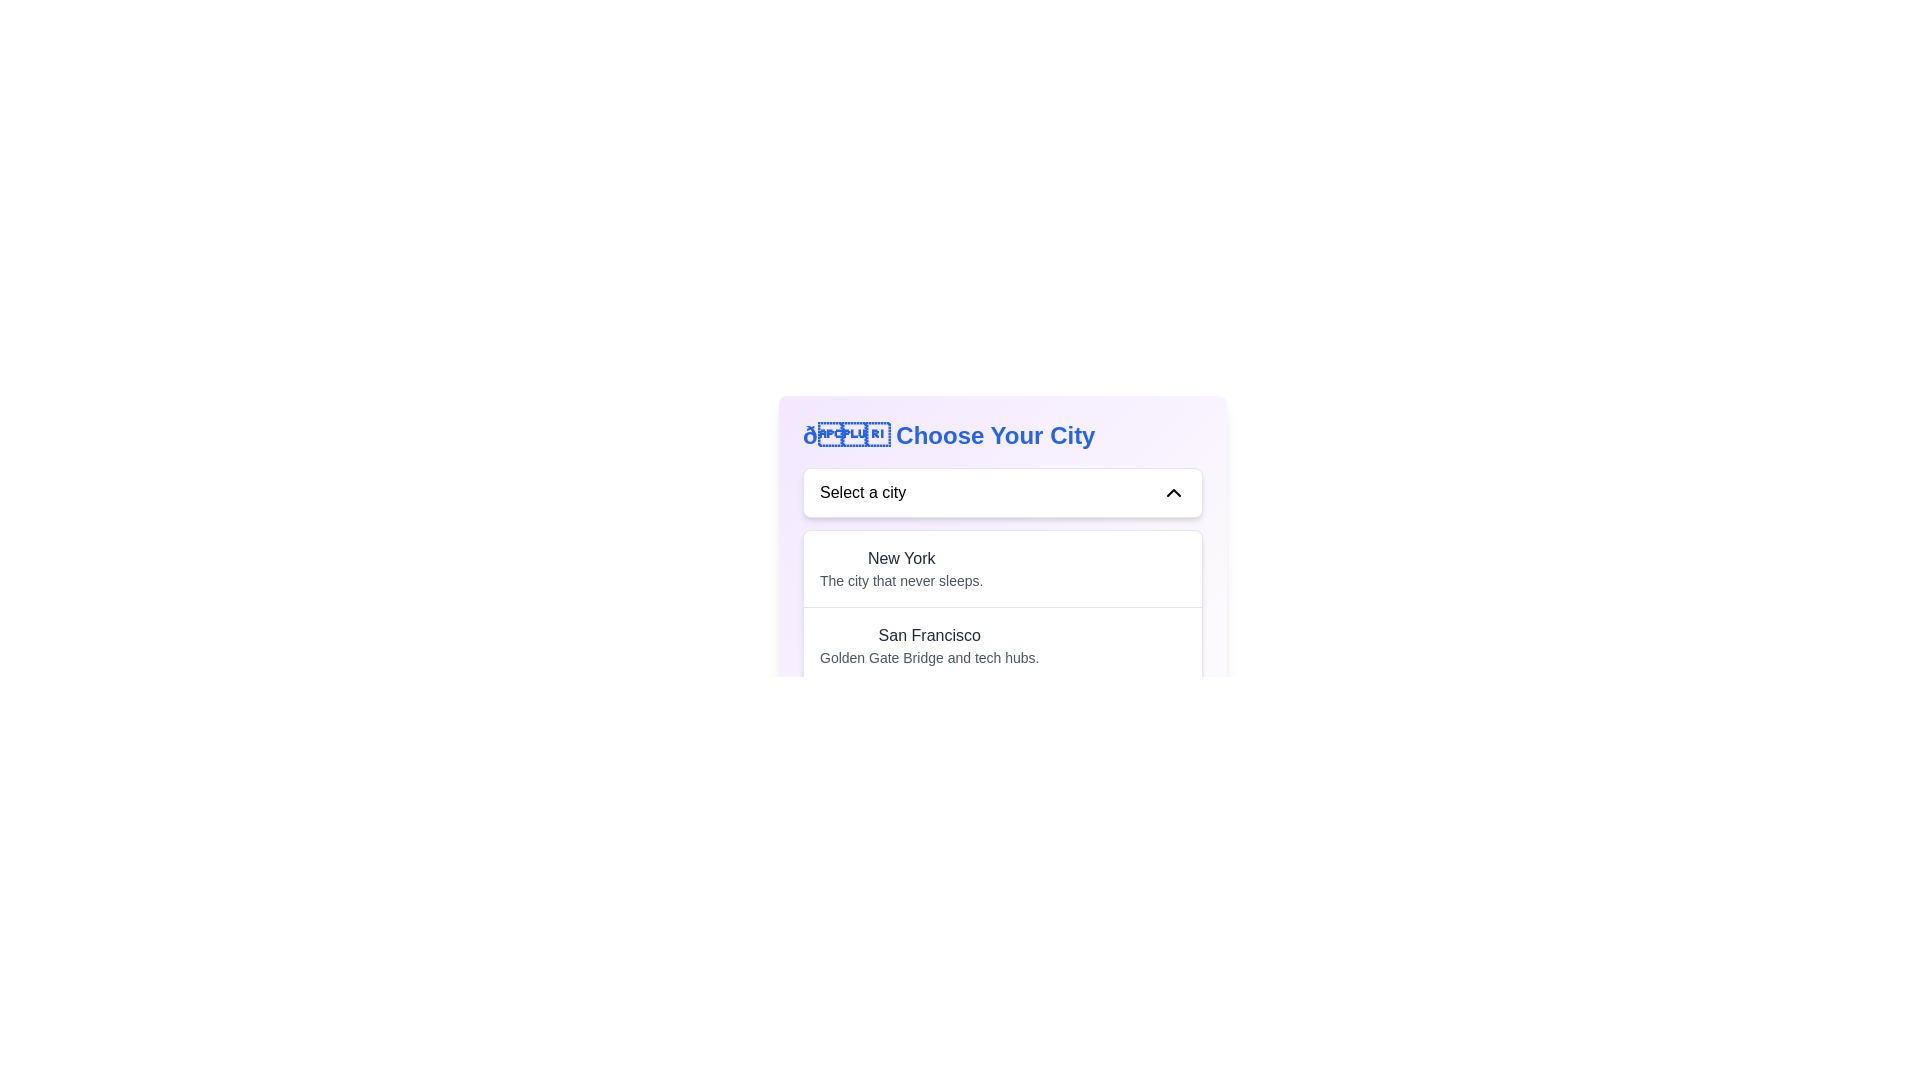 The width and height of the screenshot is (1920, 1080). What do you see at coordinates (900, 559) in the screenshot?
I see `the 'New York' text label located within the dropdown menu 'Choose Your City'` at bounding box center [900, 559].